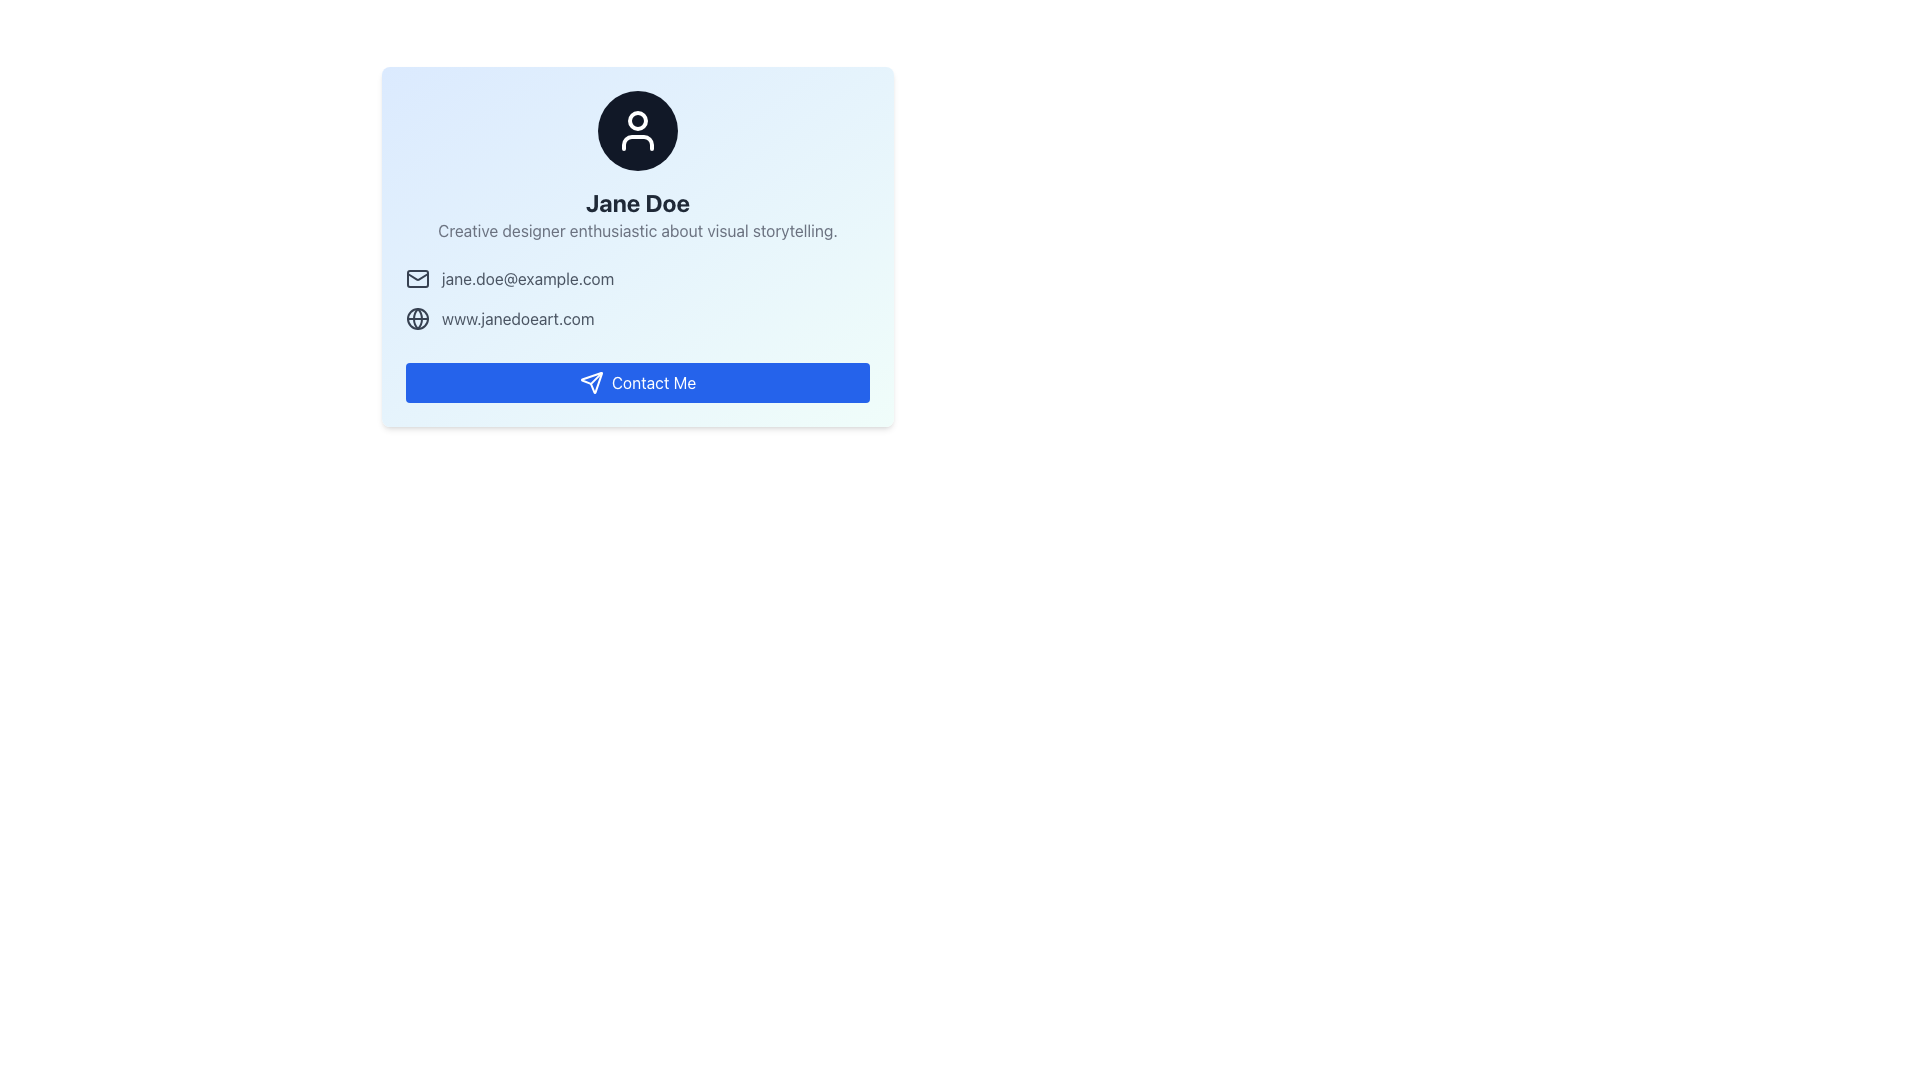 The height and width of the screenshot is (1080, 1920). I want to click on the Profile Information Component element that displays the name 'Jane Doe' and the subtitle 'Creative designer enthusiastic about visual storytelling.', so click(637, 165).